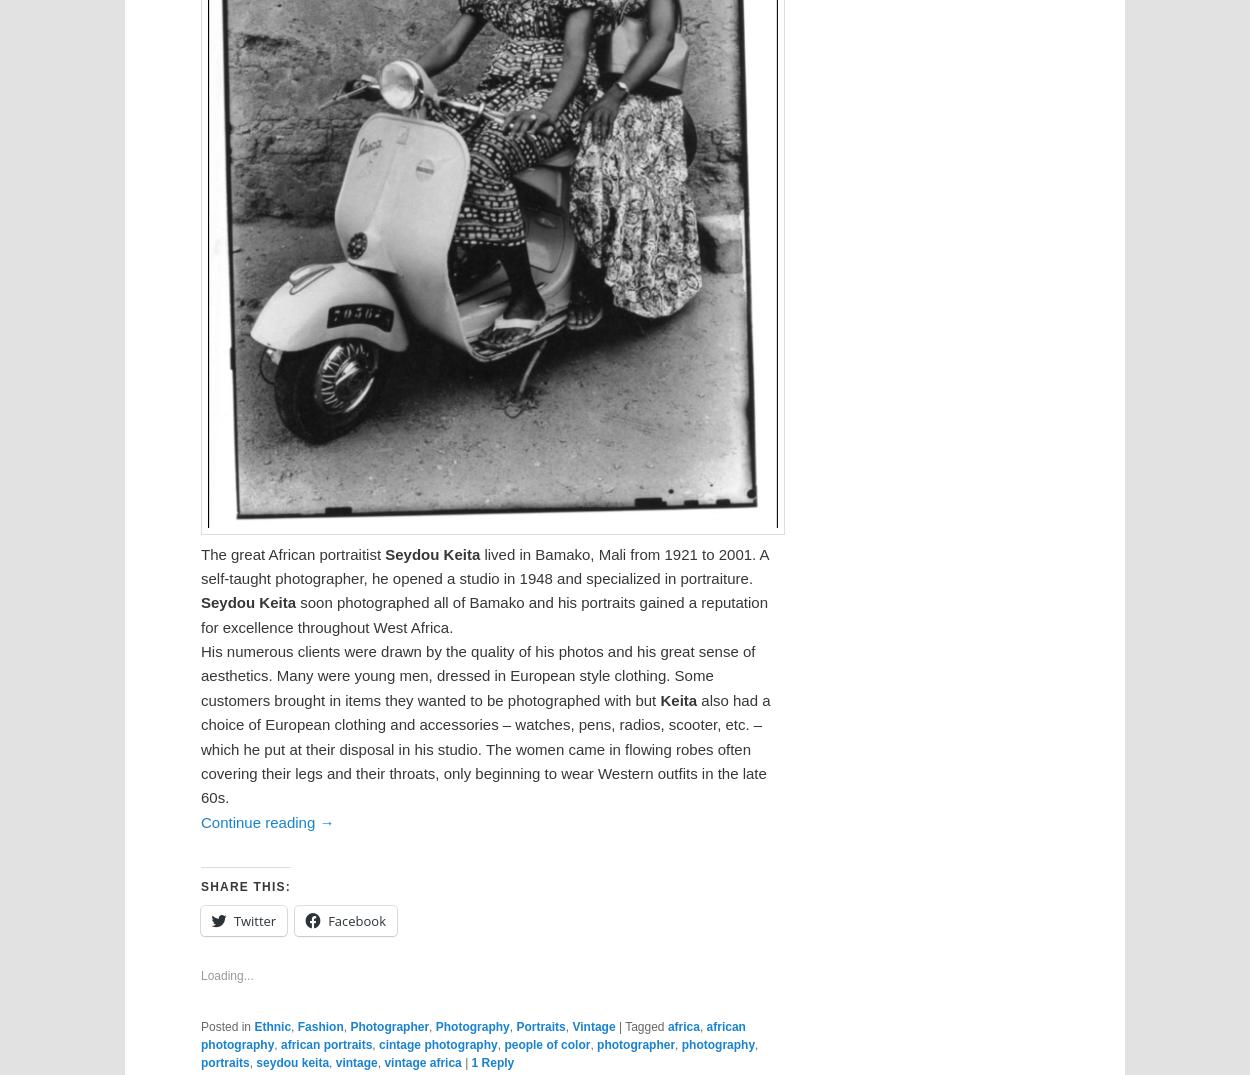 Image resolution: width=1250 pixels, height=1075 pixels. What do you see at coordinates (477, 675) in the screenshot?
I see `'His numerous clients were drawn by the quality of his photos and his great sense of aesthetics. Many were young men, dressed in European style clothing. Some customers brought in items they wanted to be photographed with but'` at bounding box center [477, 675].